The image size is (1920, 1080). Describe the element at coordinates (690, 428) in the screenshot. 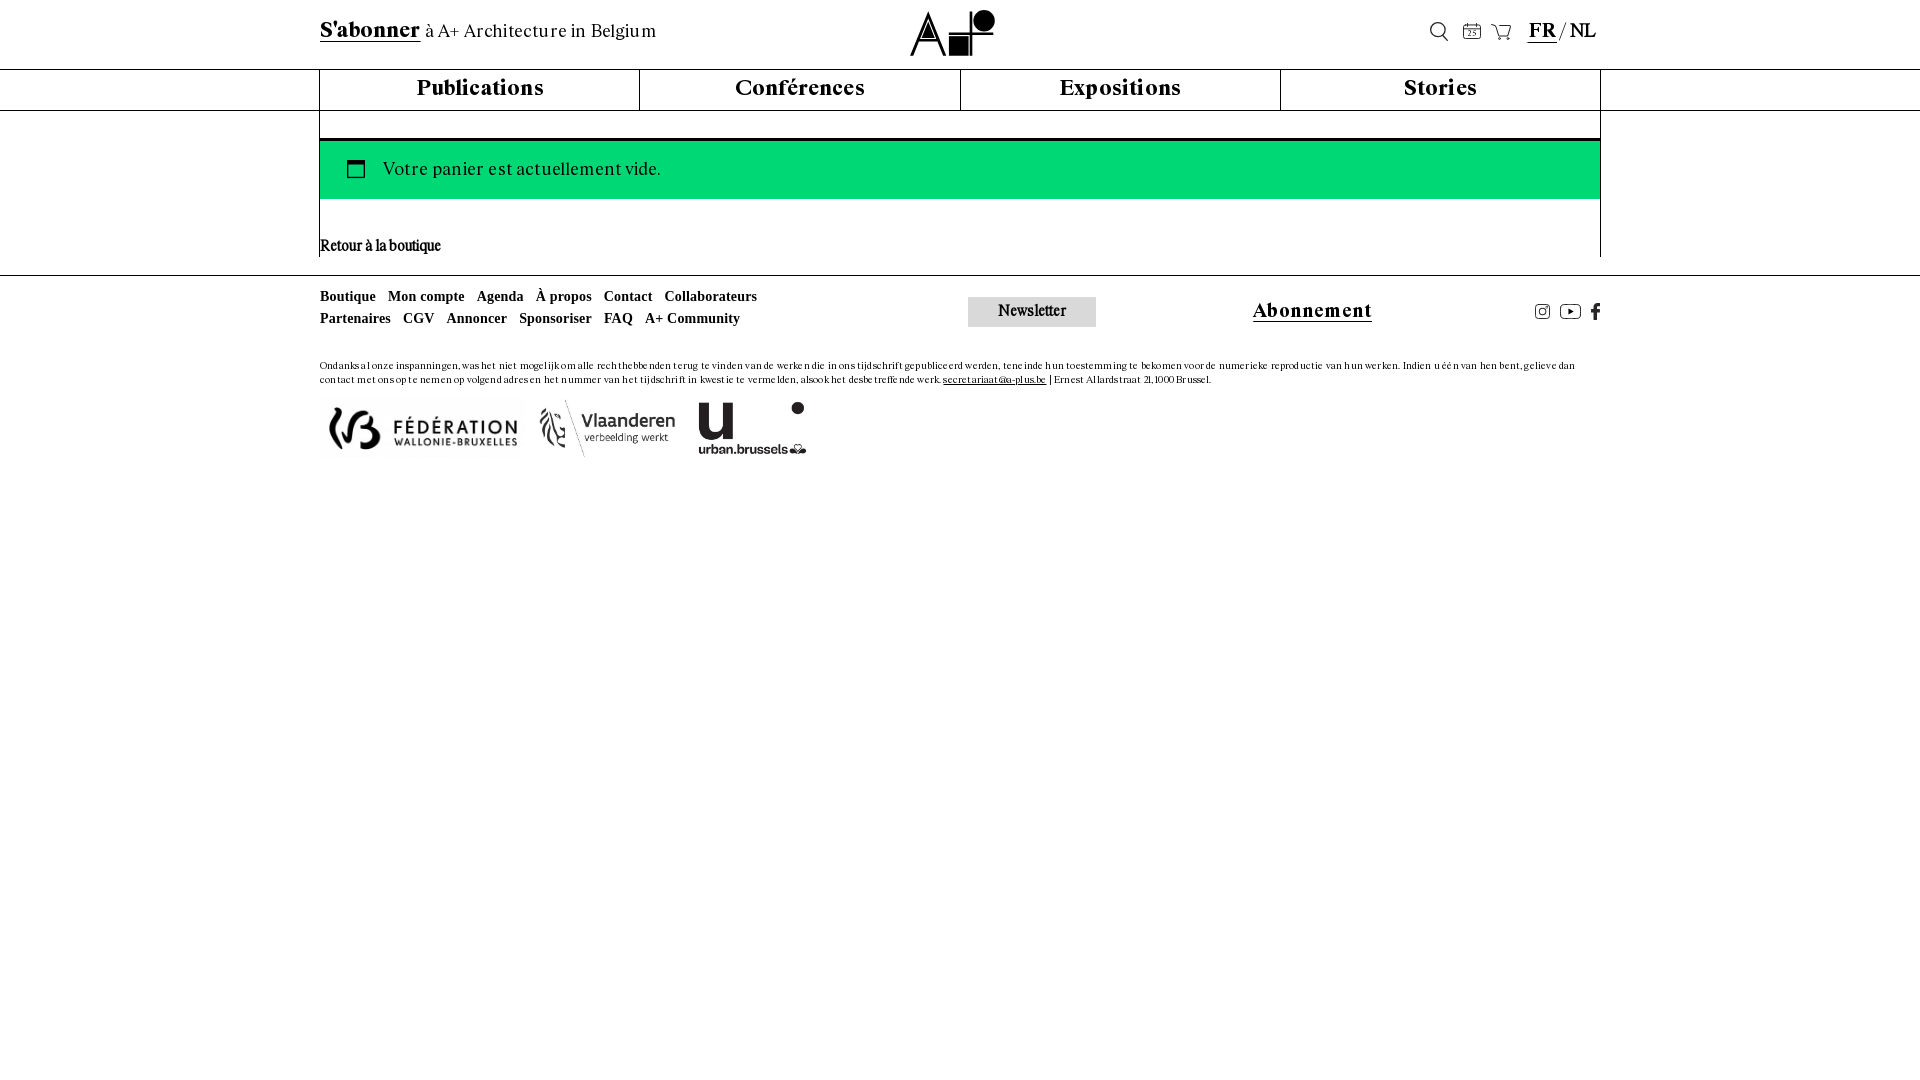

I see `'urban.brussels'` at that location.